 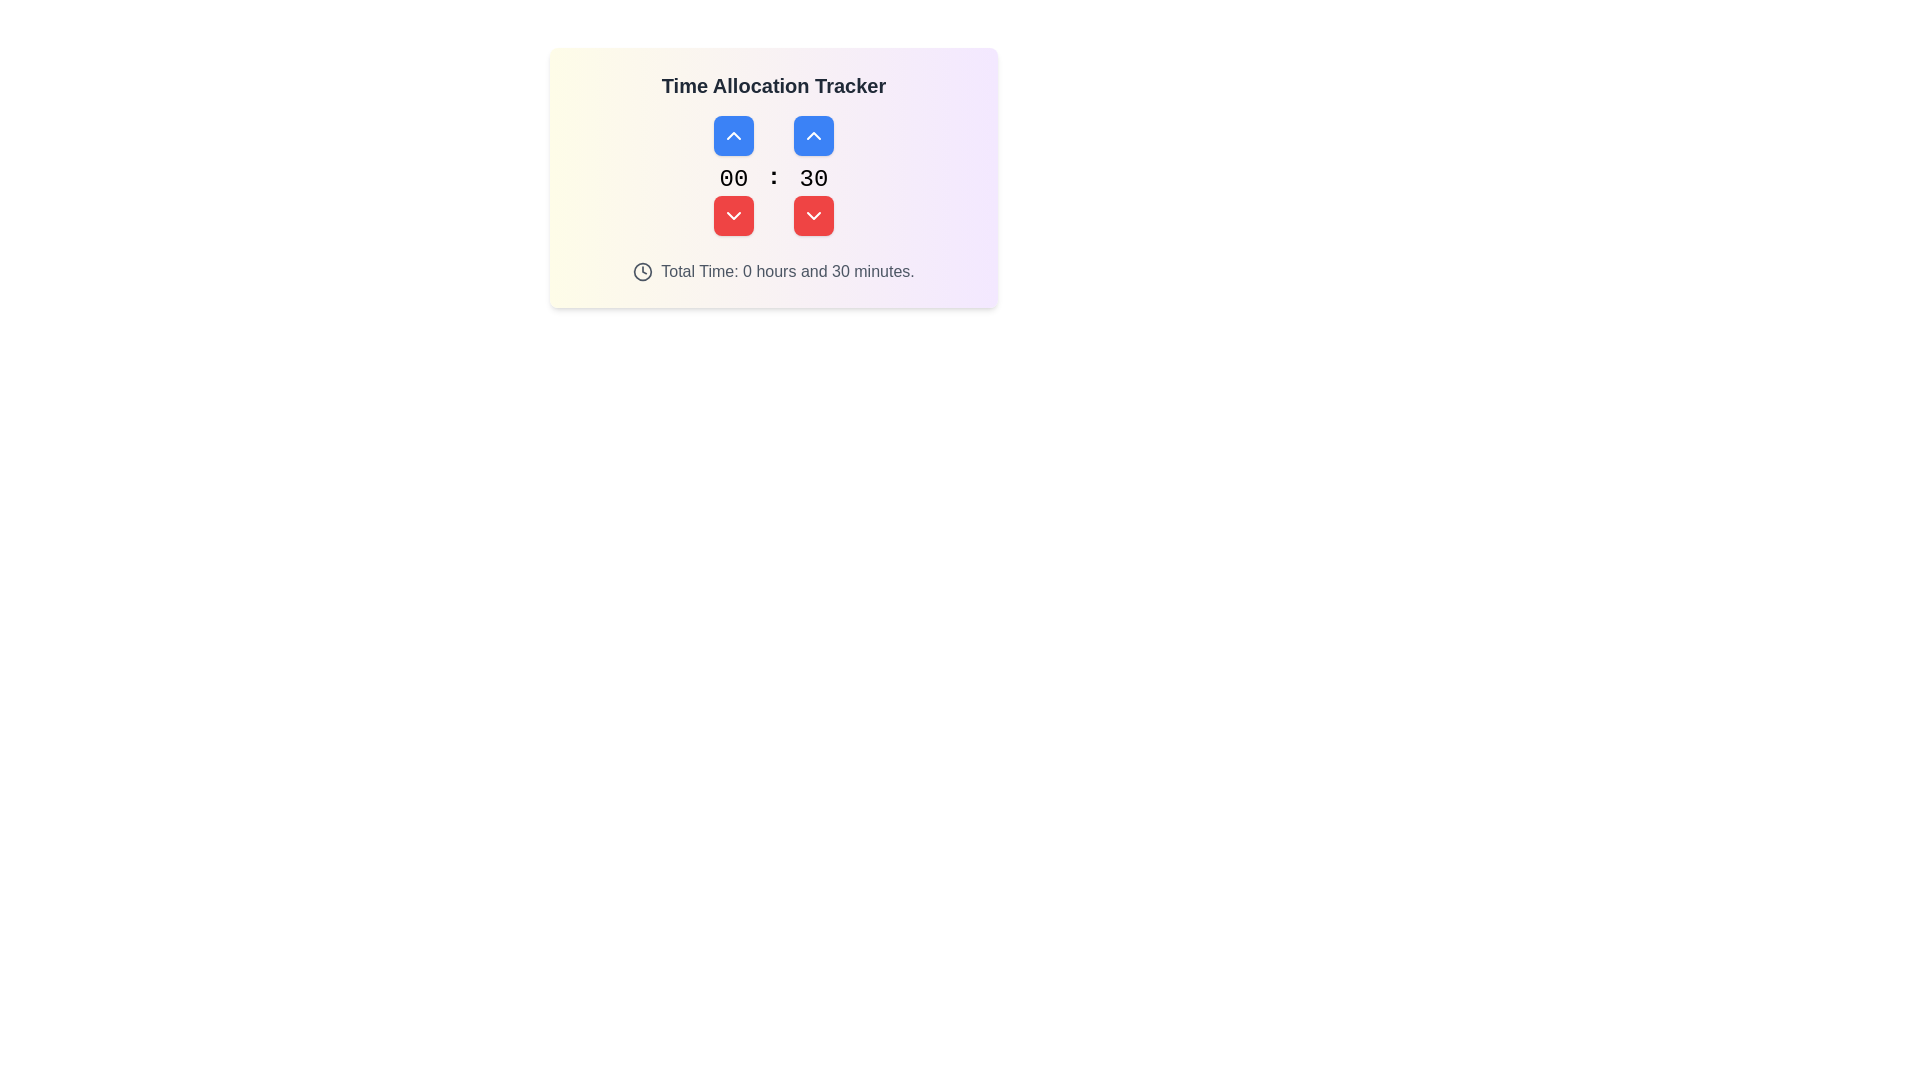 I want to click on the Text element displaying the current value of minutes in the time allocation interface, which is positioned between the upward and downward arrow icons, so click(x=814, y=180).